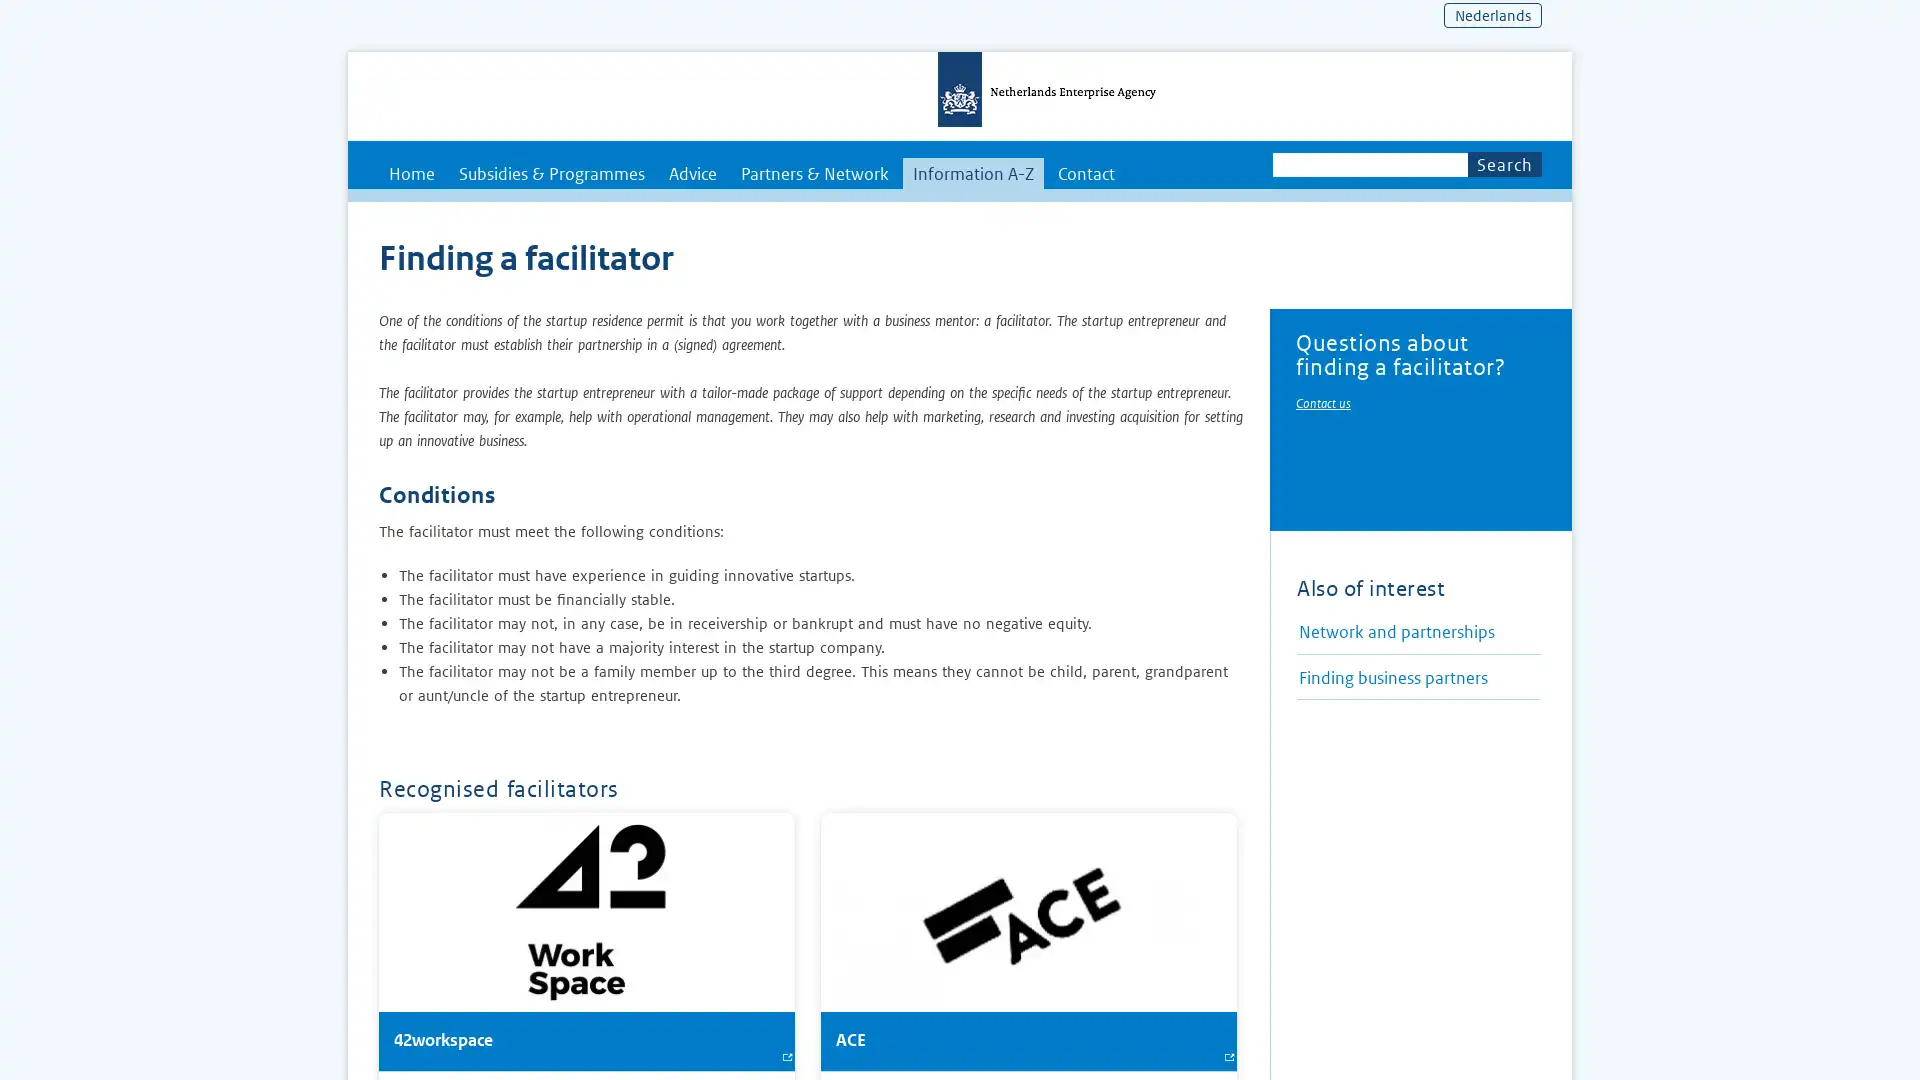  I want to click on Search, so click(1505, 163).